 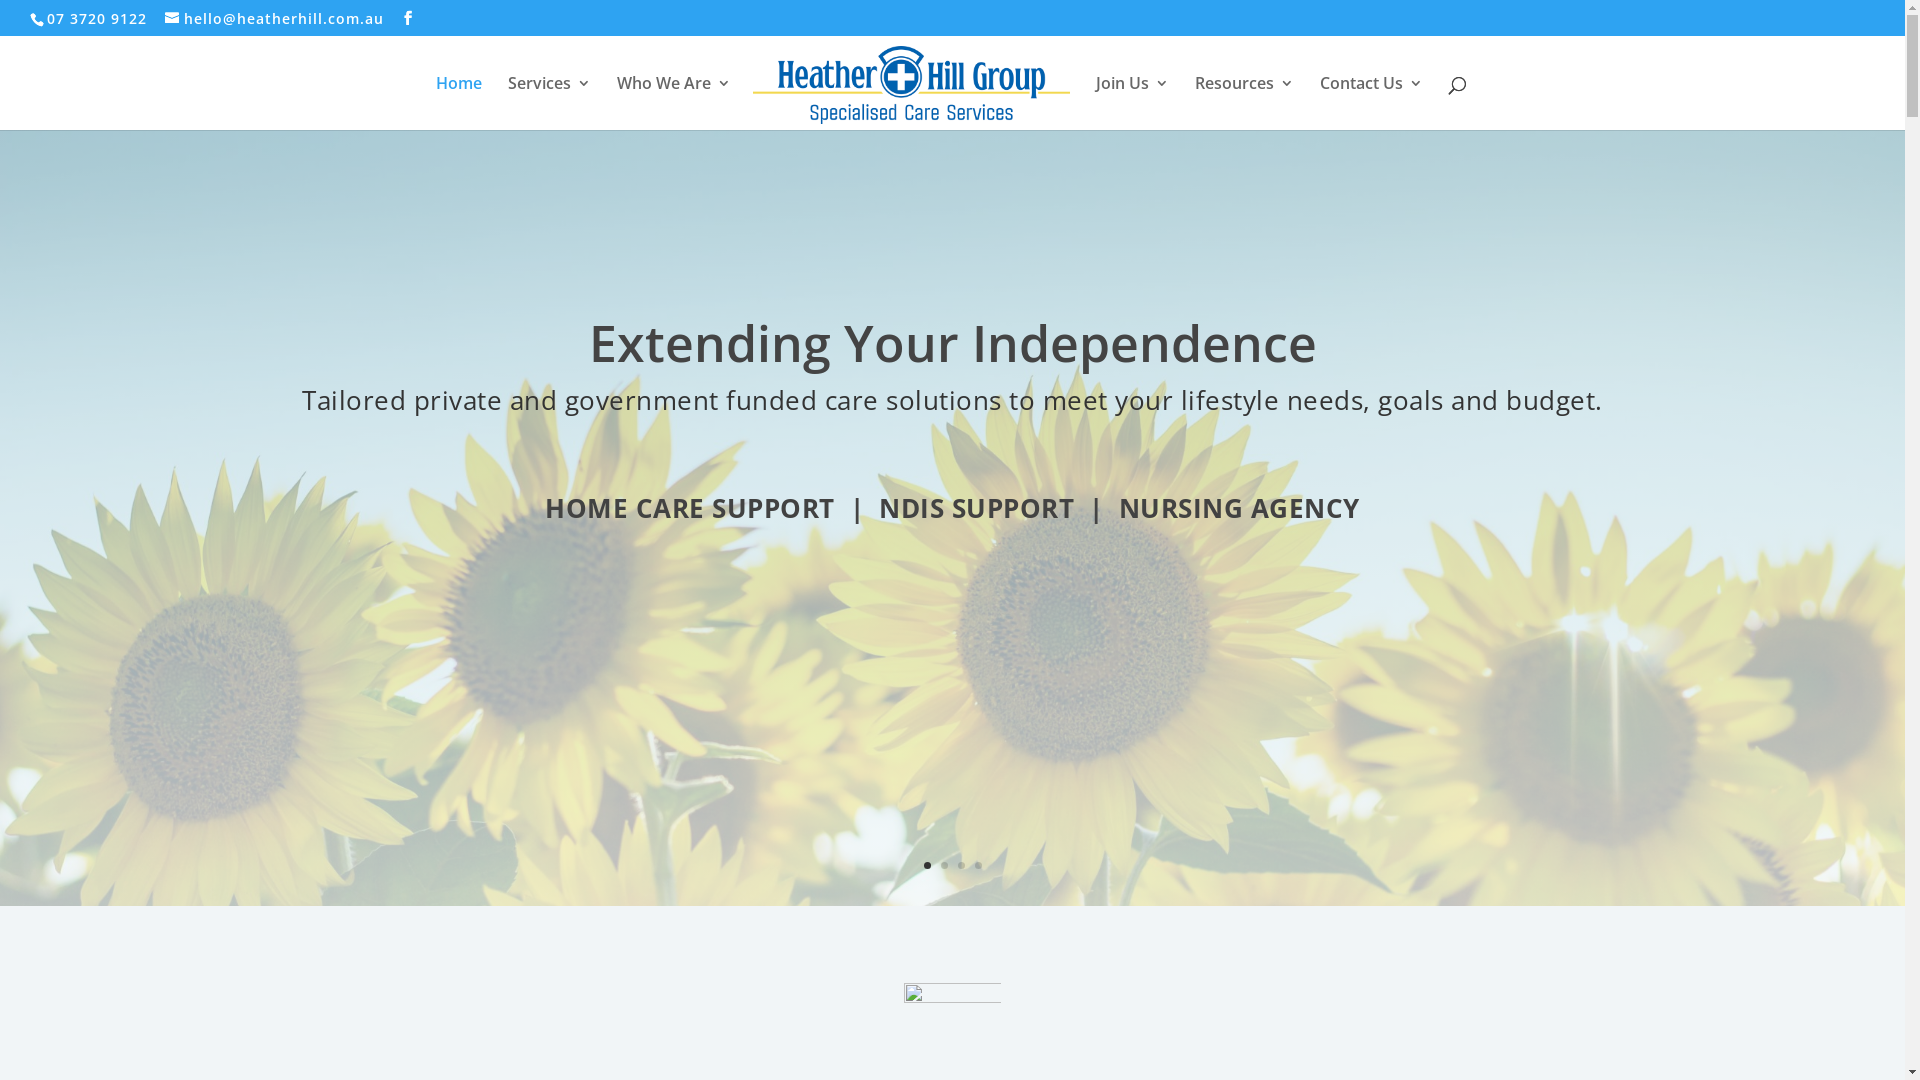 What do you see at coordinates (977, 864) in the screenshot?
I see `'4'` at bounding box center [977, 864].